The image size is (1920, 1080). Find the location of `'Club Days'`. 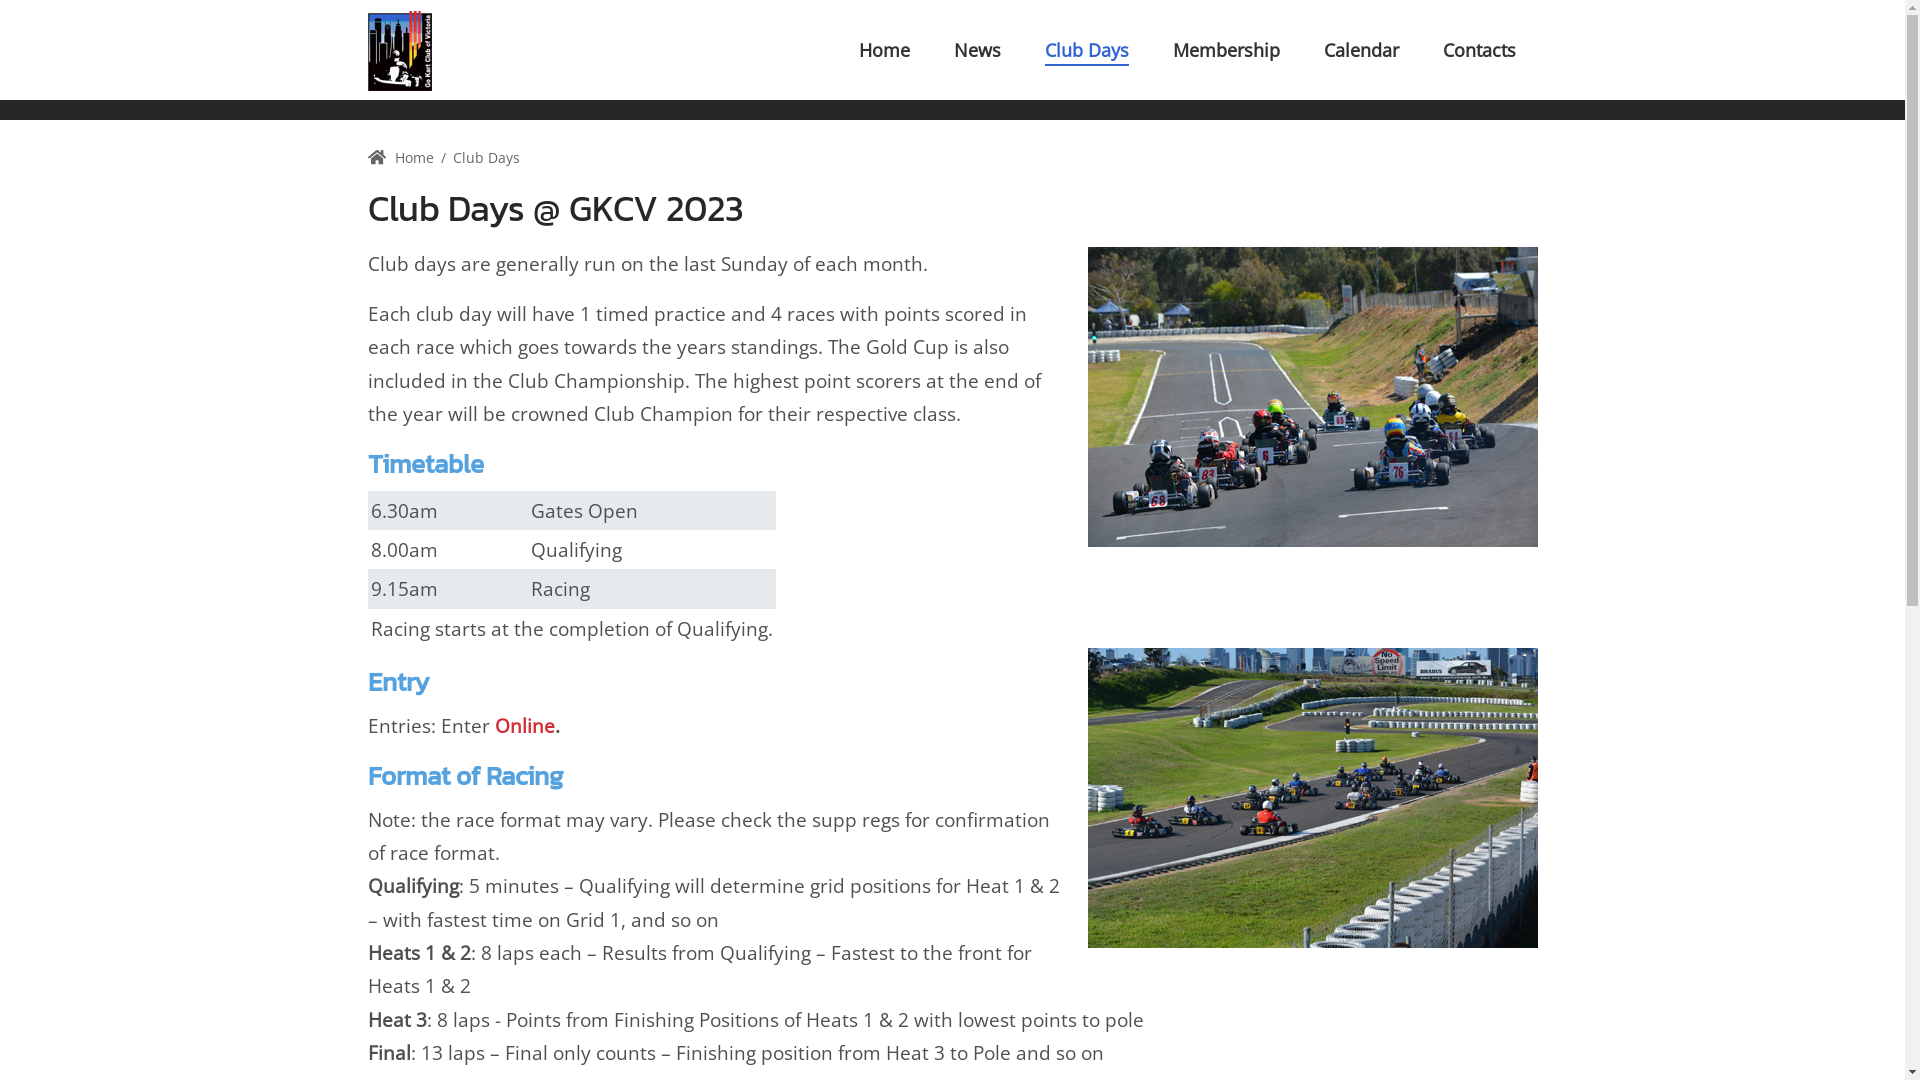

'Club Days' is located at coordinates (1084, 49).